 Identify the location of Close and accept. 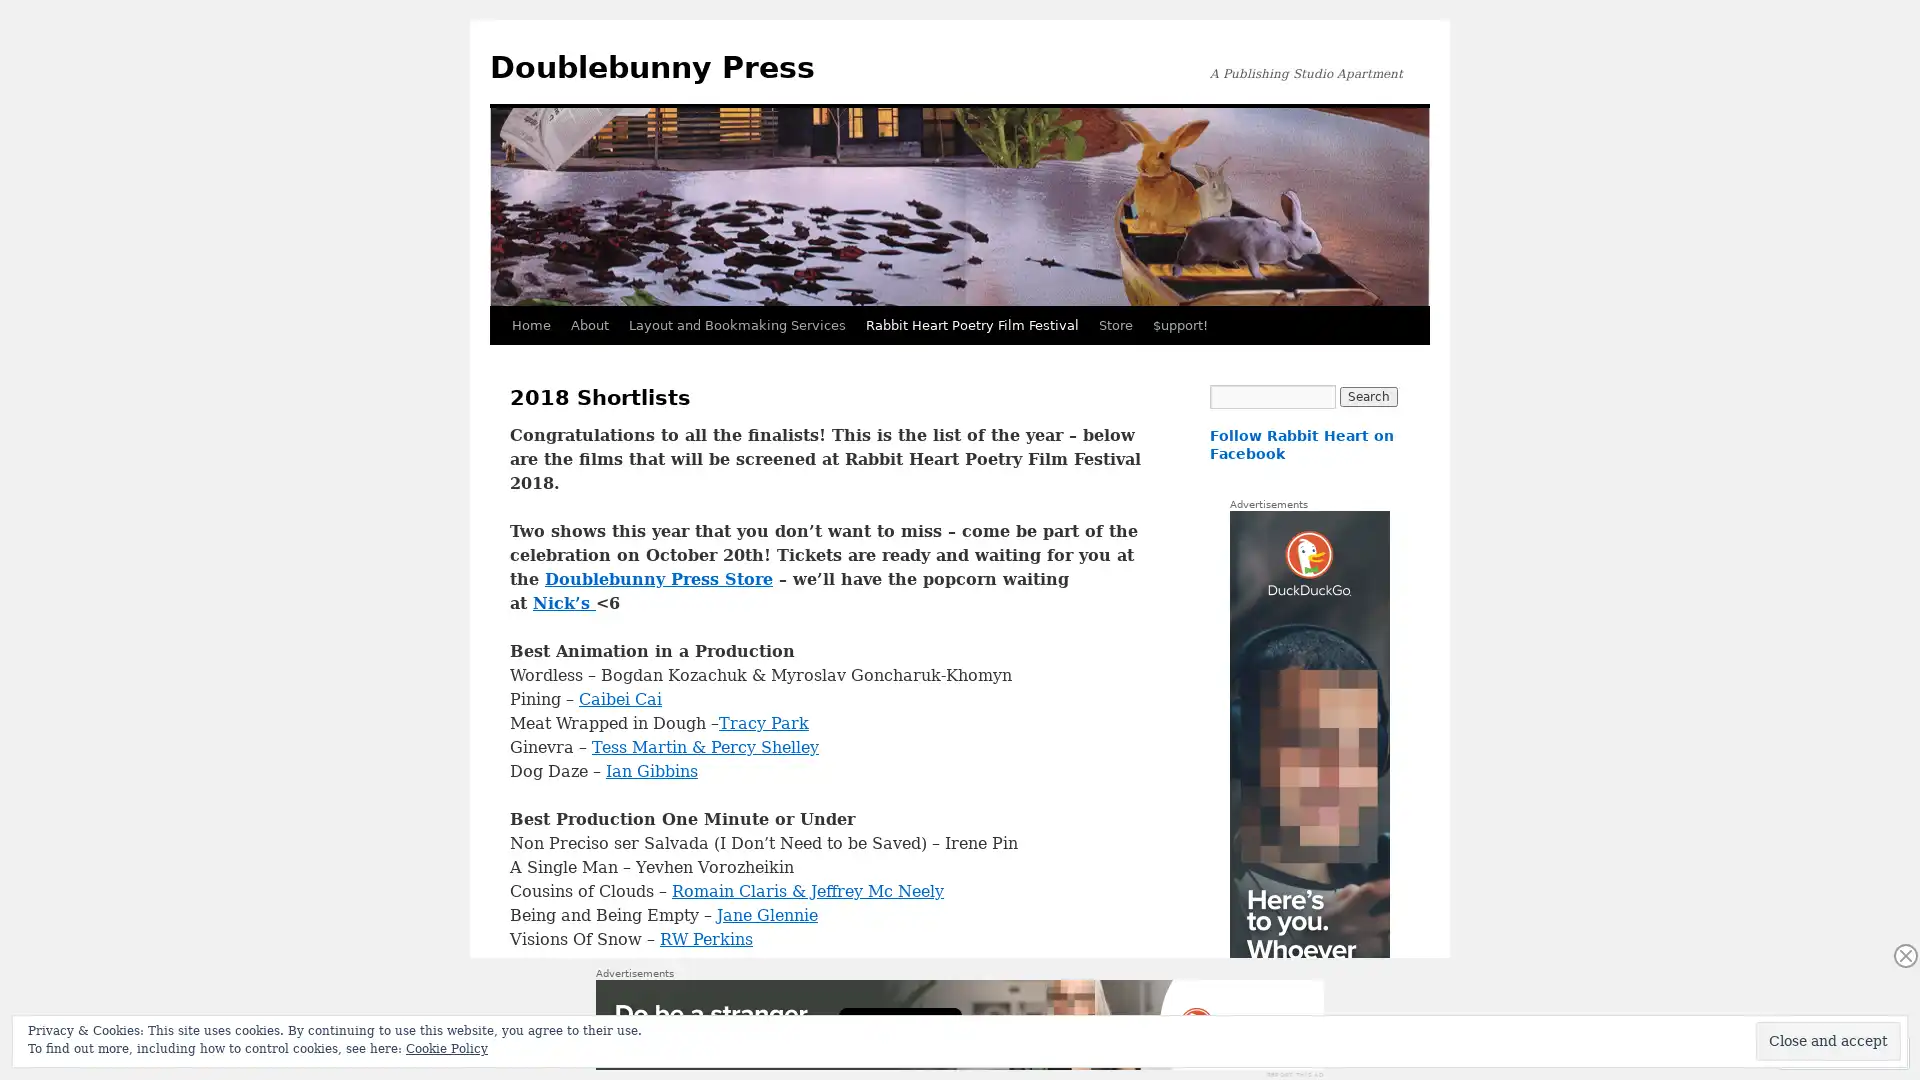
(1828, 1040).